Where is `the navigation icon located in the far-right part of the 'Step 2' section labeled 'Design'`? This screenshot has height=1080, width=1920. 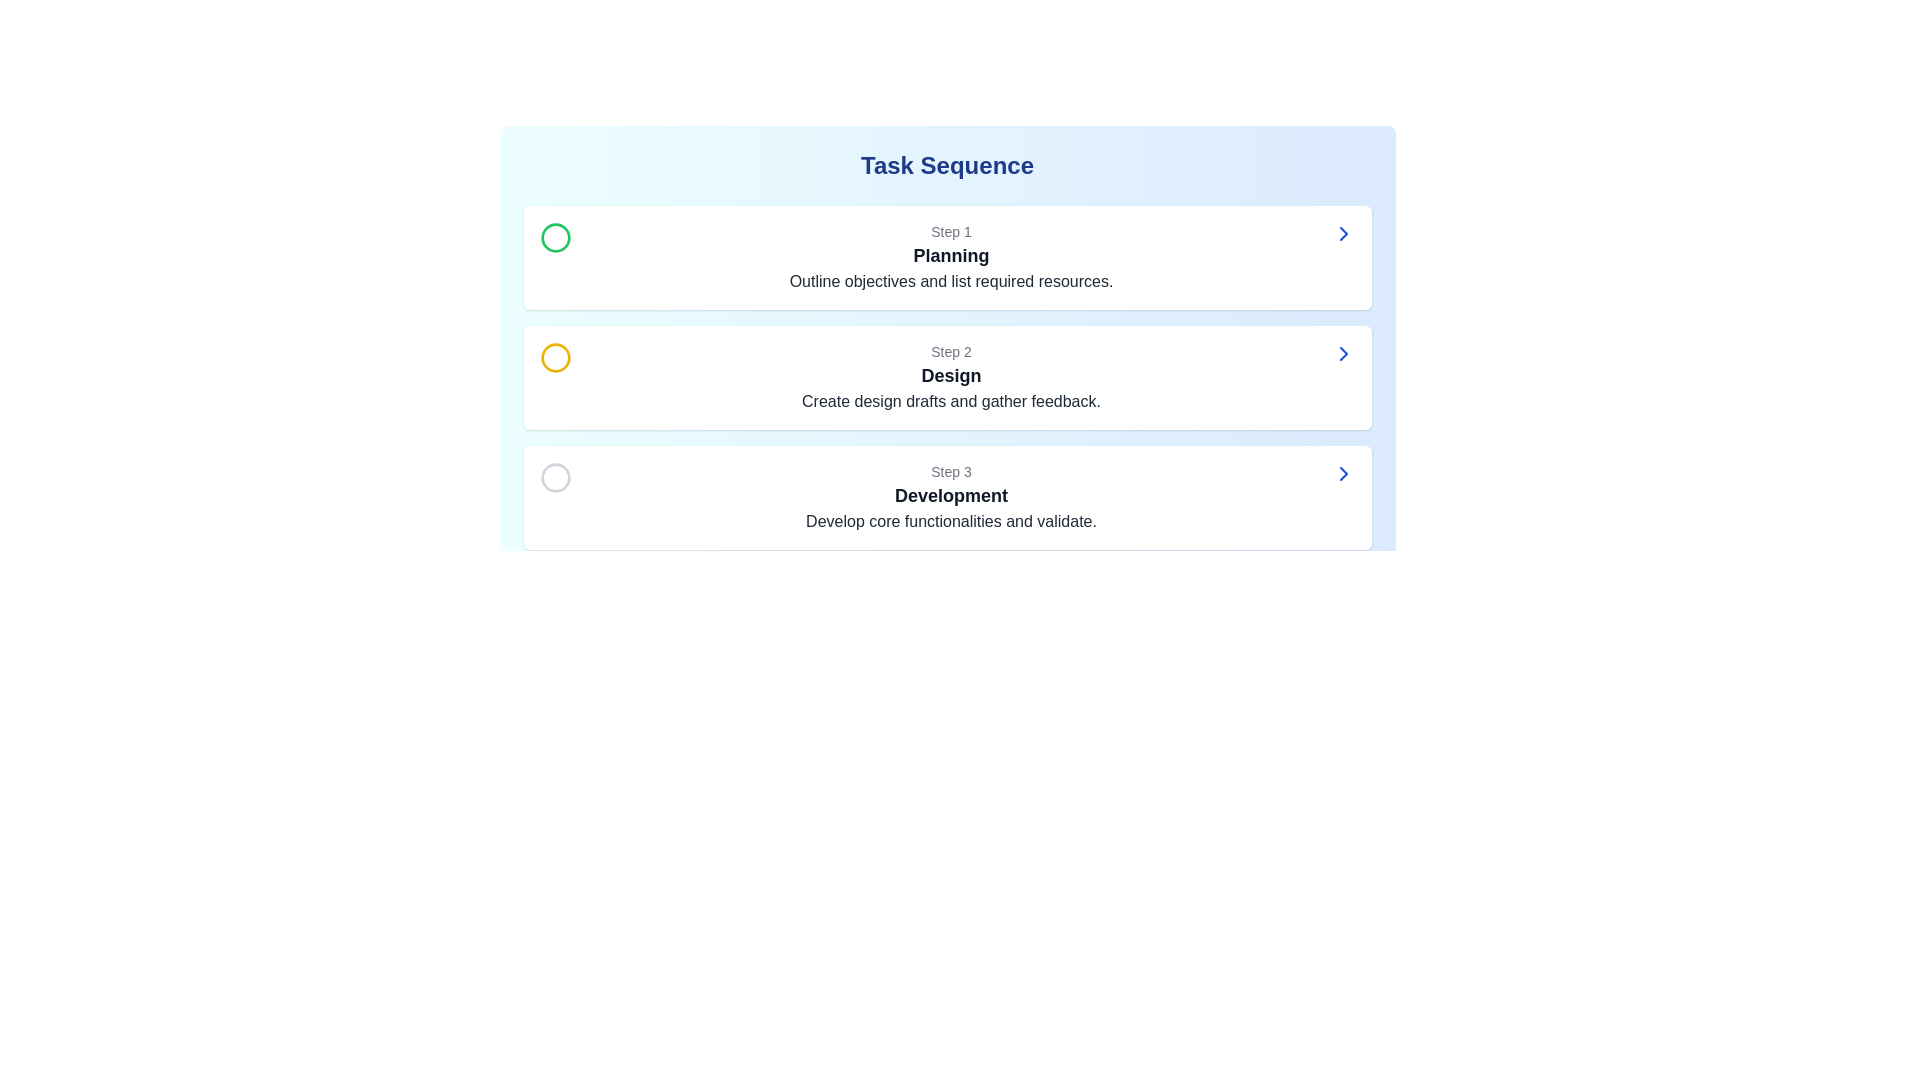 the navigation icon located in the far-right part of the 'Step 2' section labeled 'Design' is located at coordinates (1343, 353).